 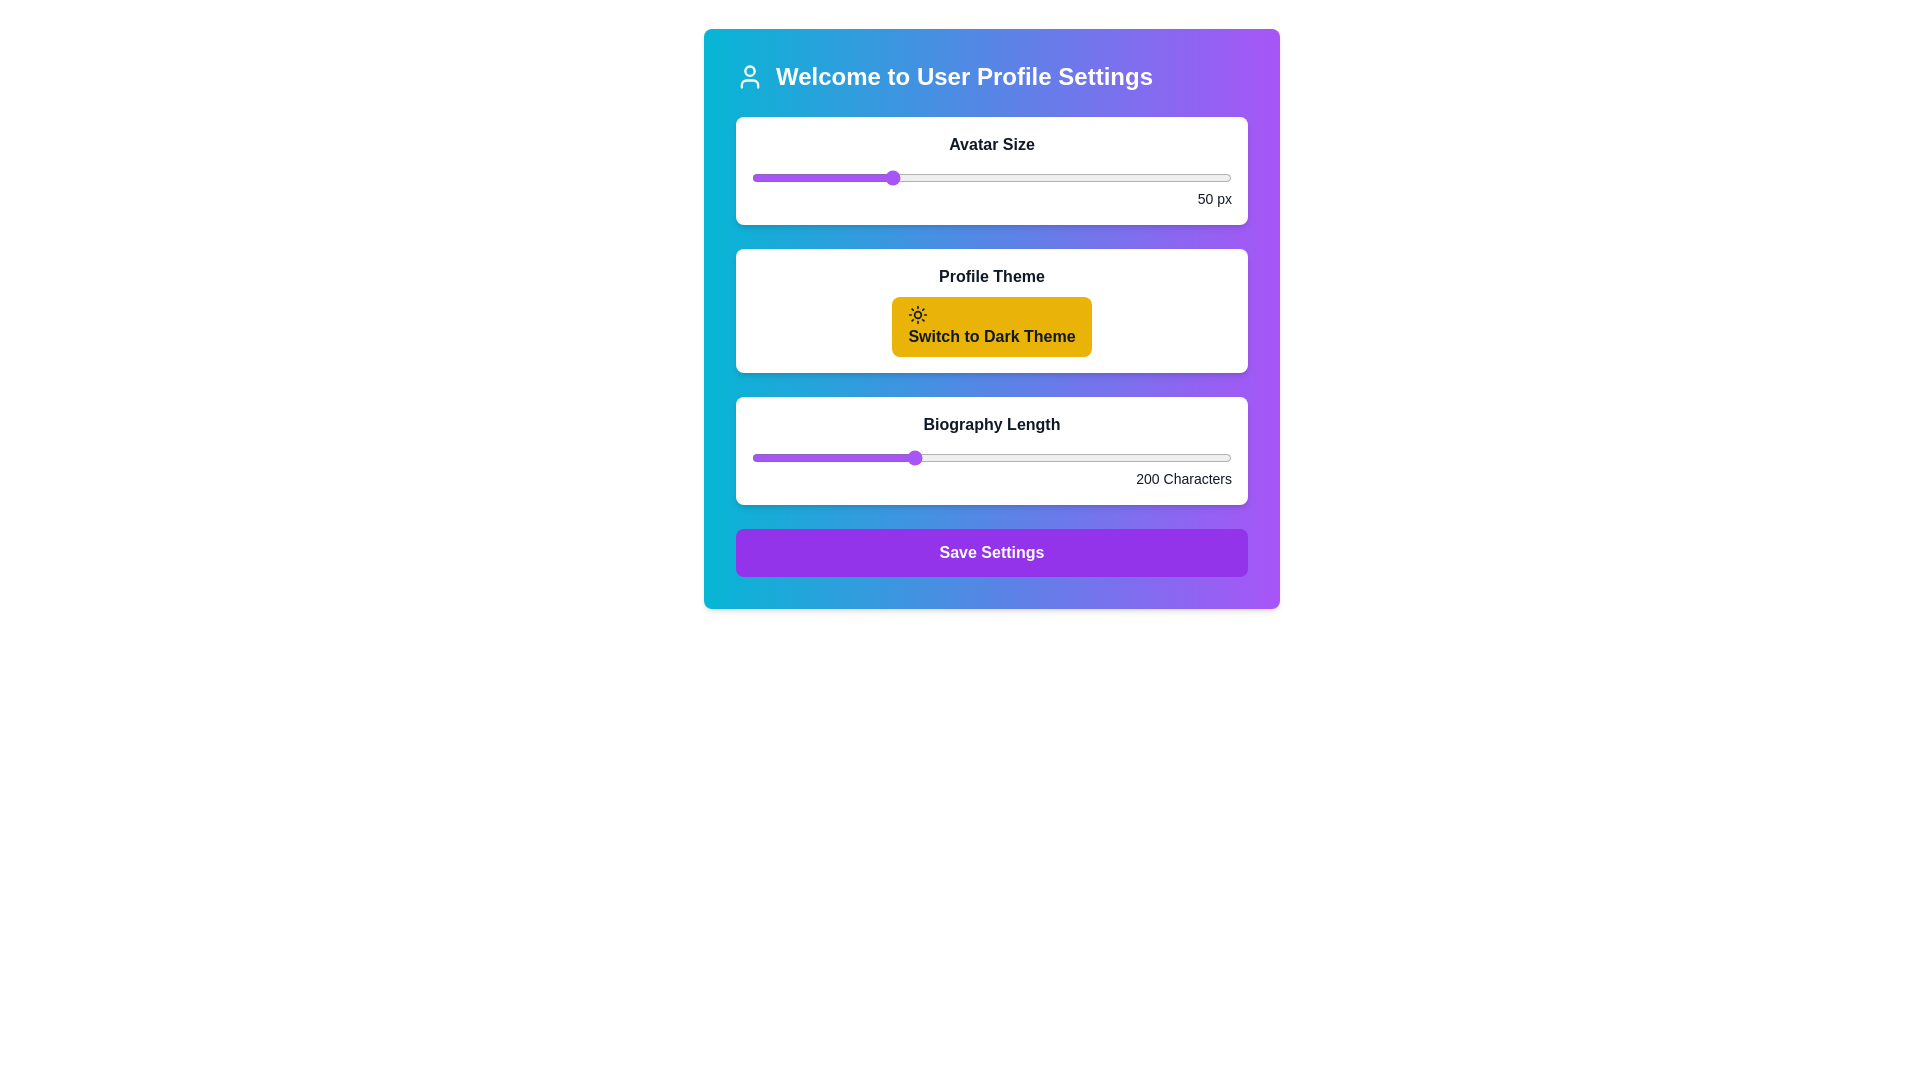 What do you see at coordinates (1224, 176) in the screenshot?
I see `avatar size` at bounding box center [1224, 176].